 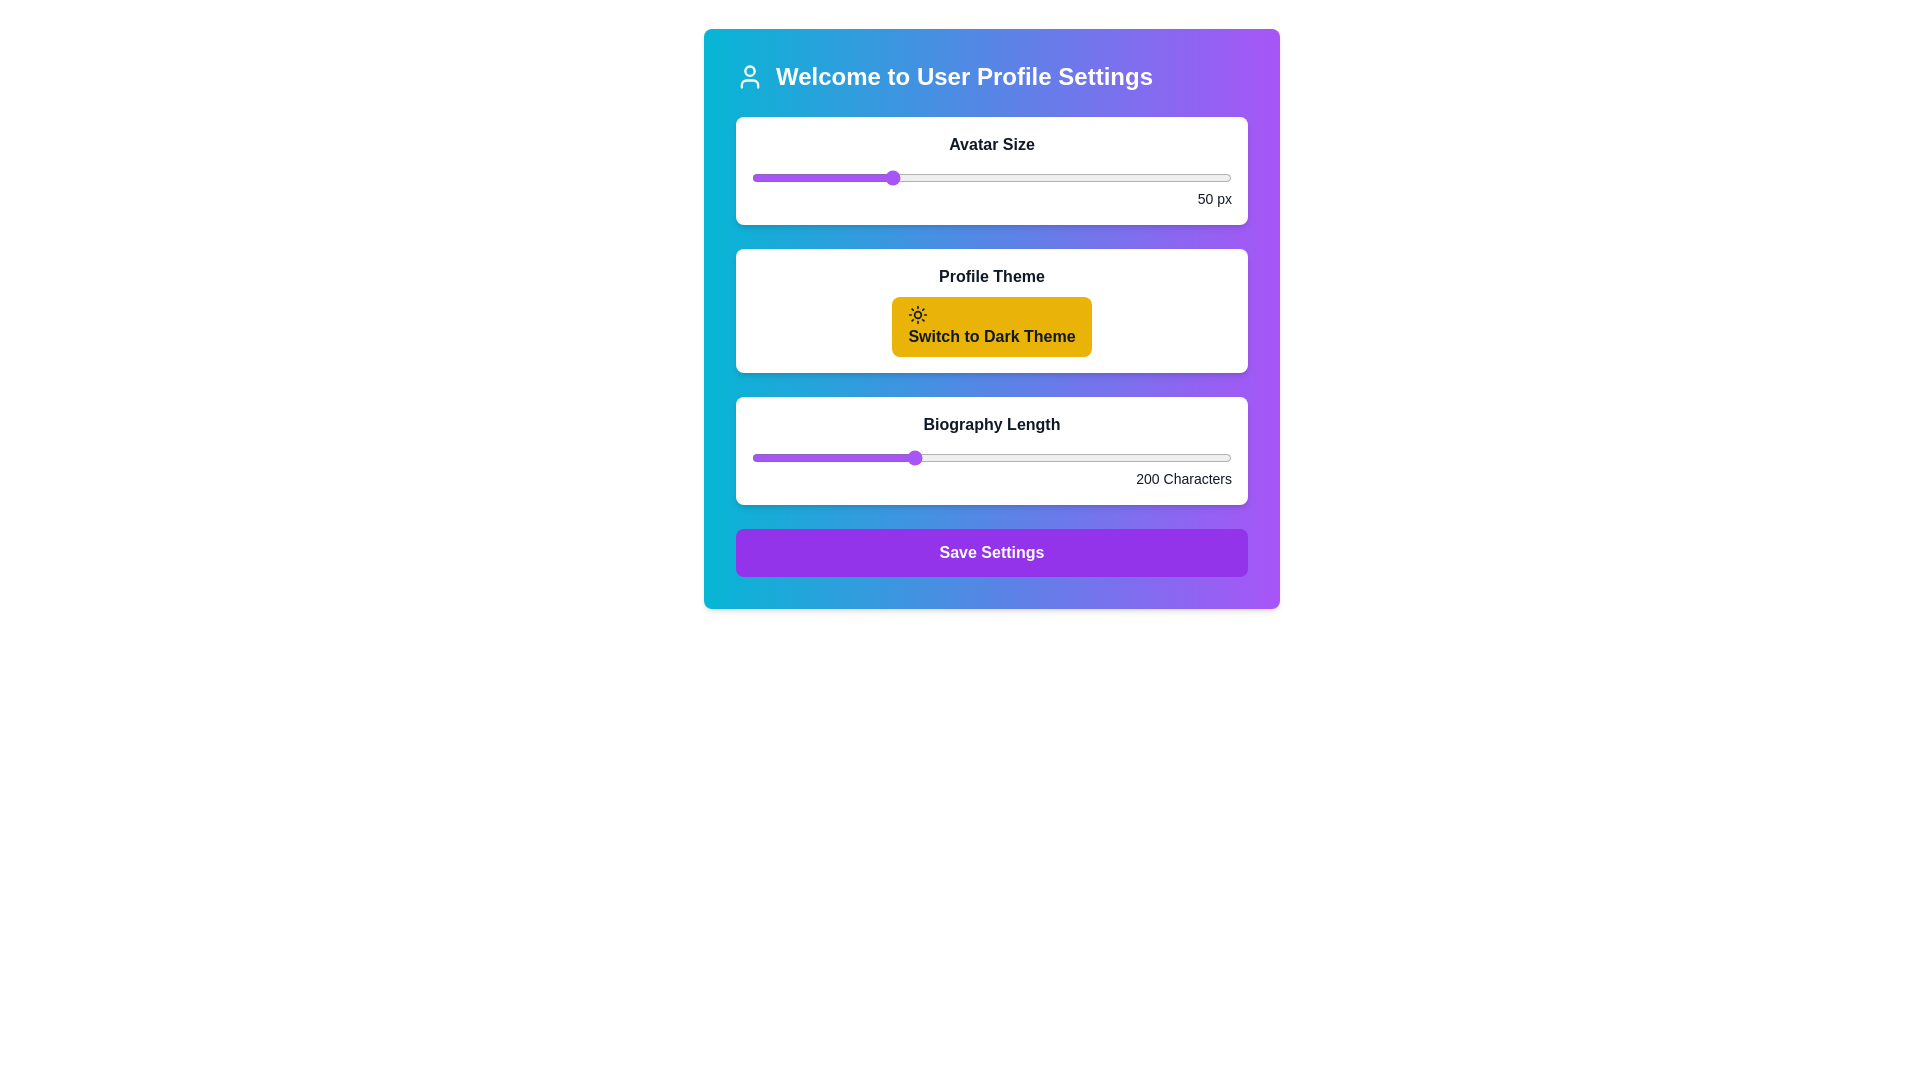 What do you see at coordinates (1224, 176) in the screenshot?
I see `avatar size` at bounding box center [1224, 176].